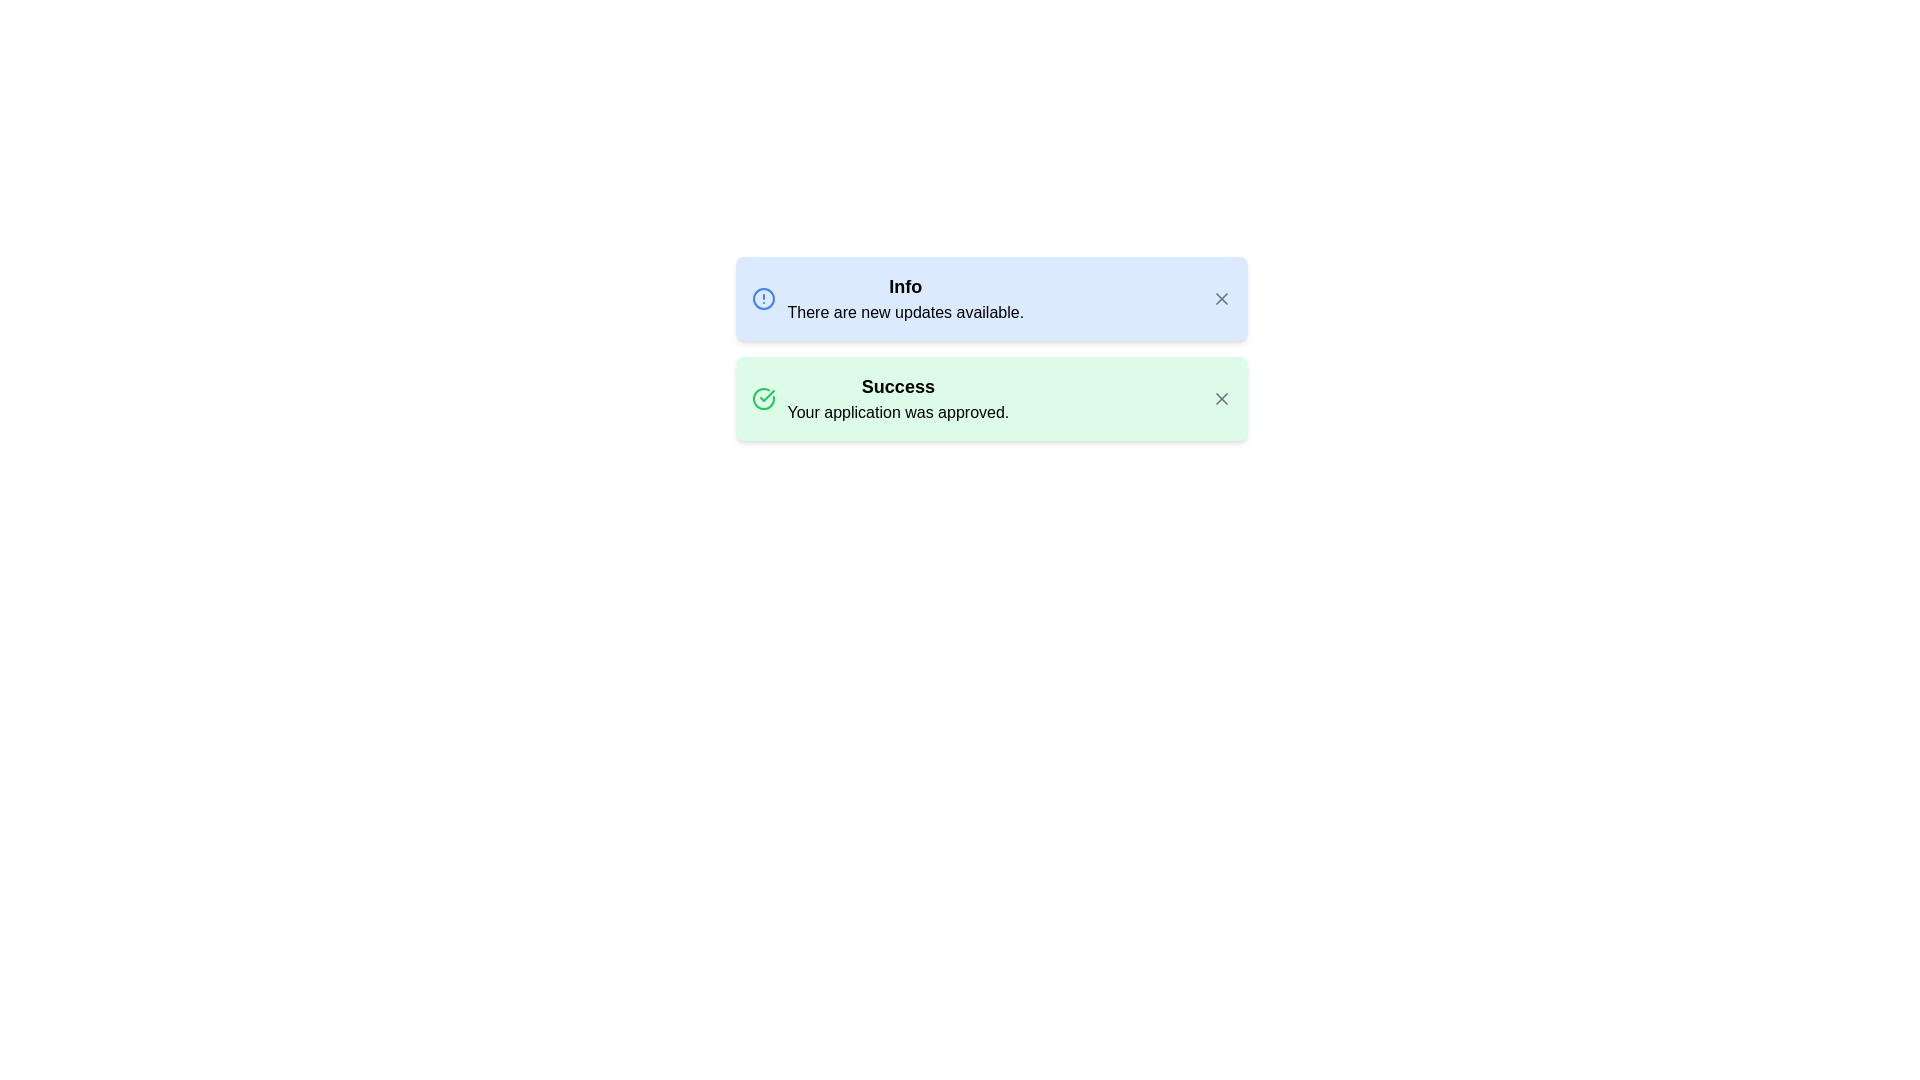  Describe the element at coordinates (762, 299) in the screenshot. I see `the Informational Icon located adjacent to the left side of the 'Info' text within the alert box with a blue background` at that location.